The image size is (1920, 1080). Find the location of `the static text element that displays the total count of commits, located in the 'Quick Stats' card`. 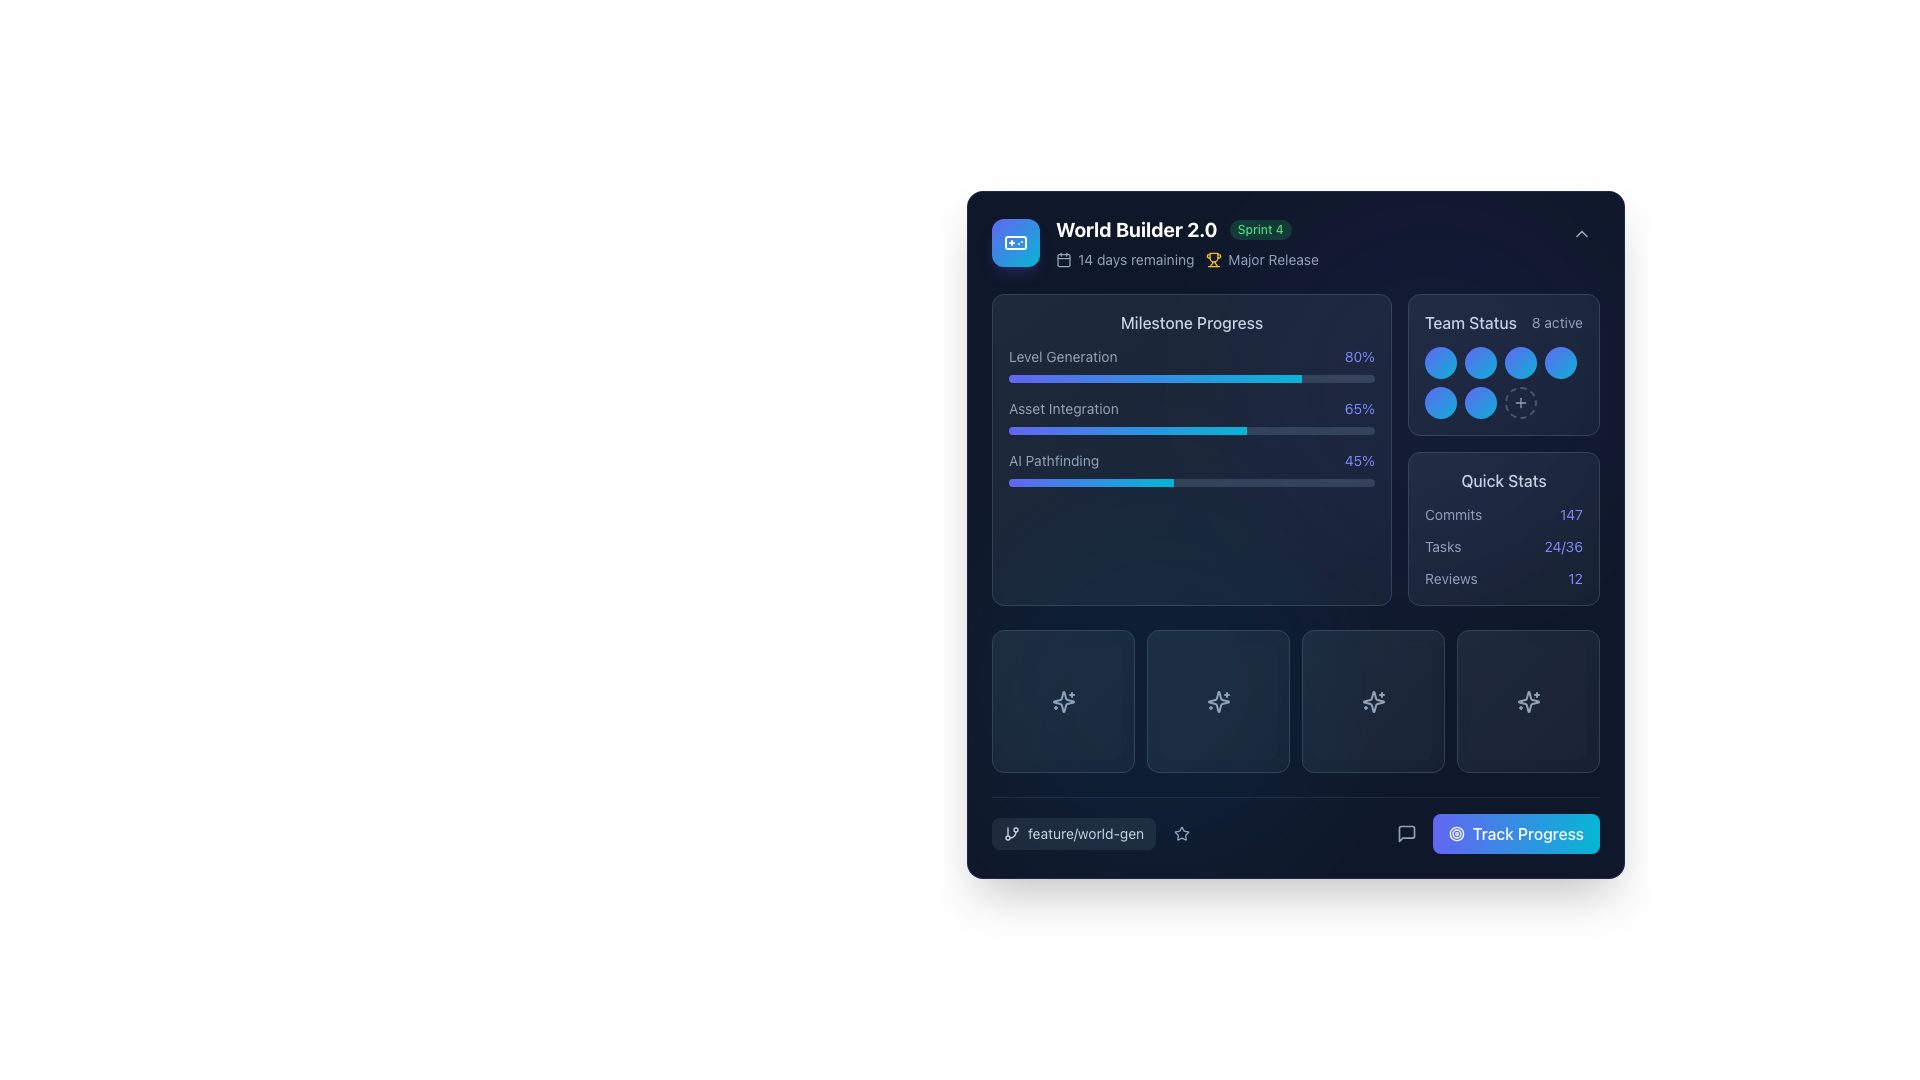

the static text element that displays the total count of commits, located in the 'Quick Stats' card is located at coordinates (1570, 514).